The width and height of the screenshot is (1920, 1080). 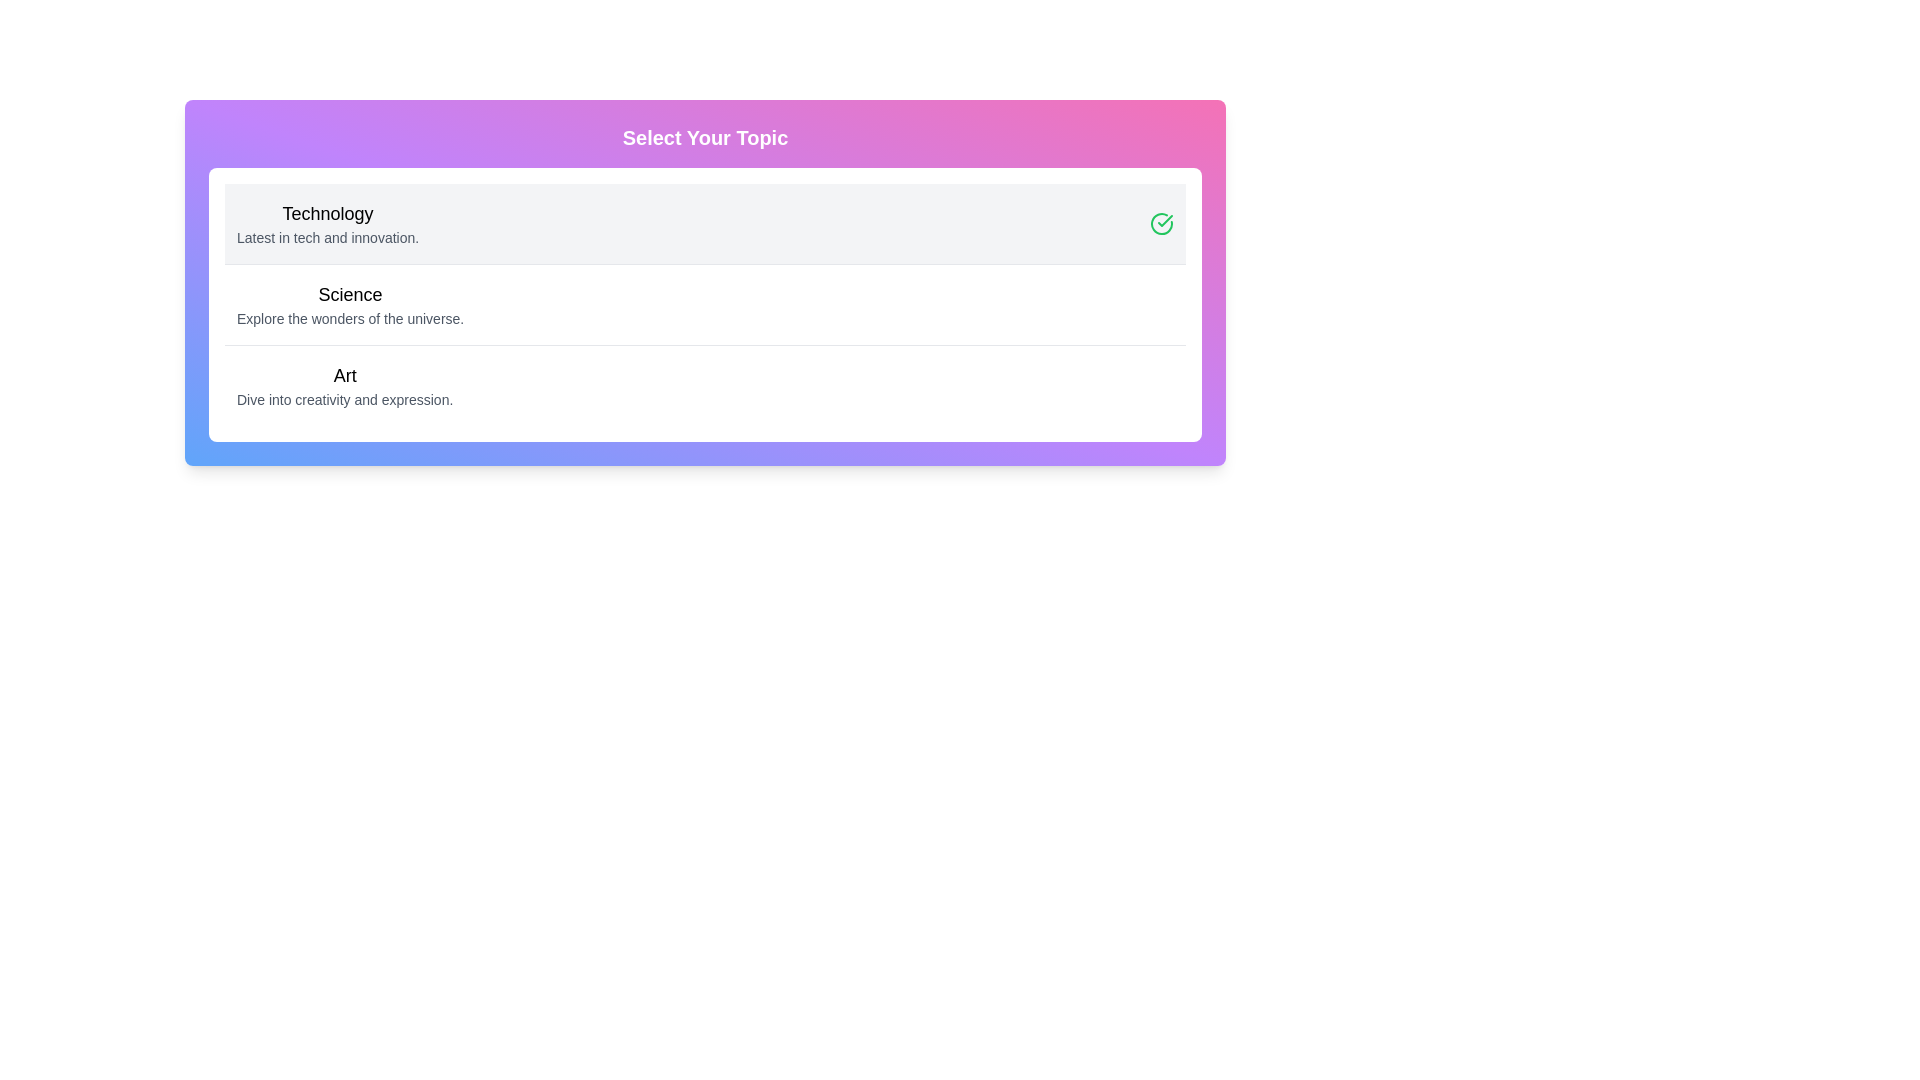 What do you see at coordinates (705, 385) in the screenshot?
I see `textual content block that contains 'Art' and 'Dive into creativity and expression.'` at bounding box center [705, 385].